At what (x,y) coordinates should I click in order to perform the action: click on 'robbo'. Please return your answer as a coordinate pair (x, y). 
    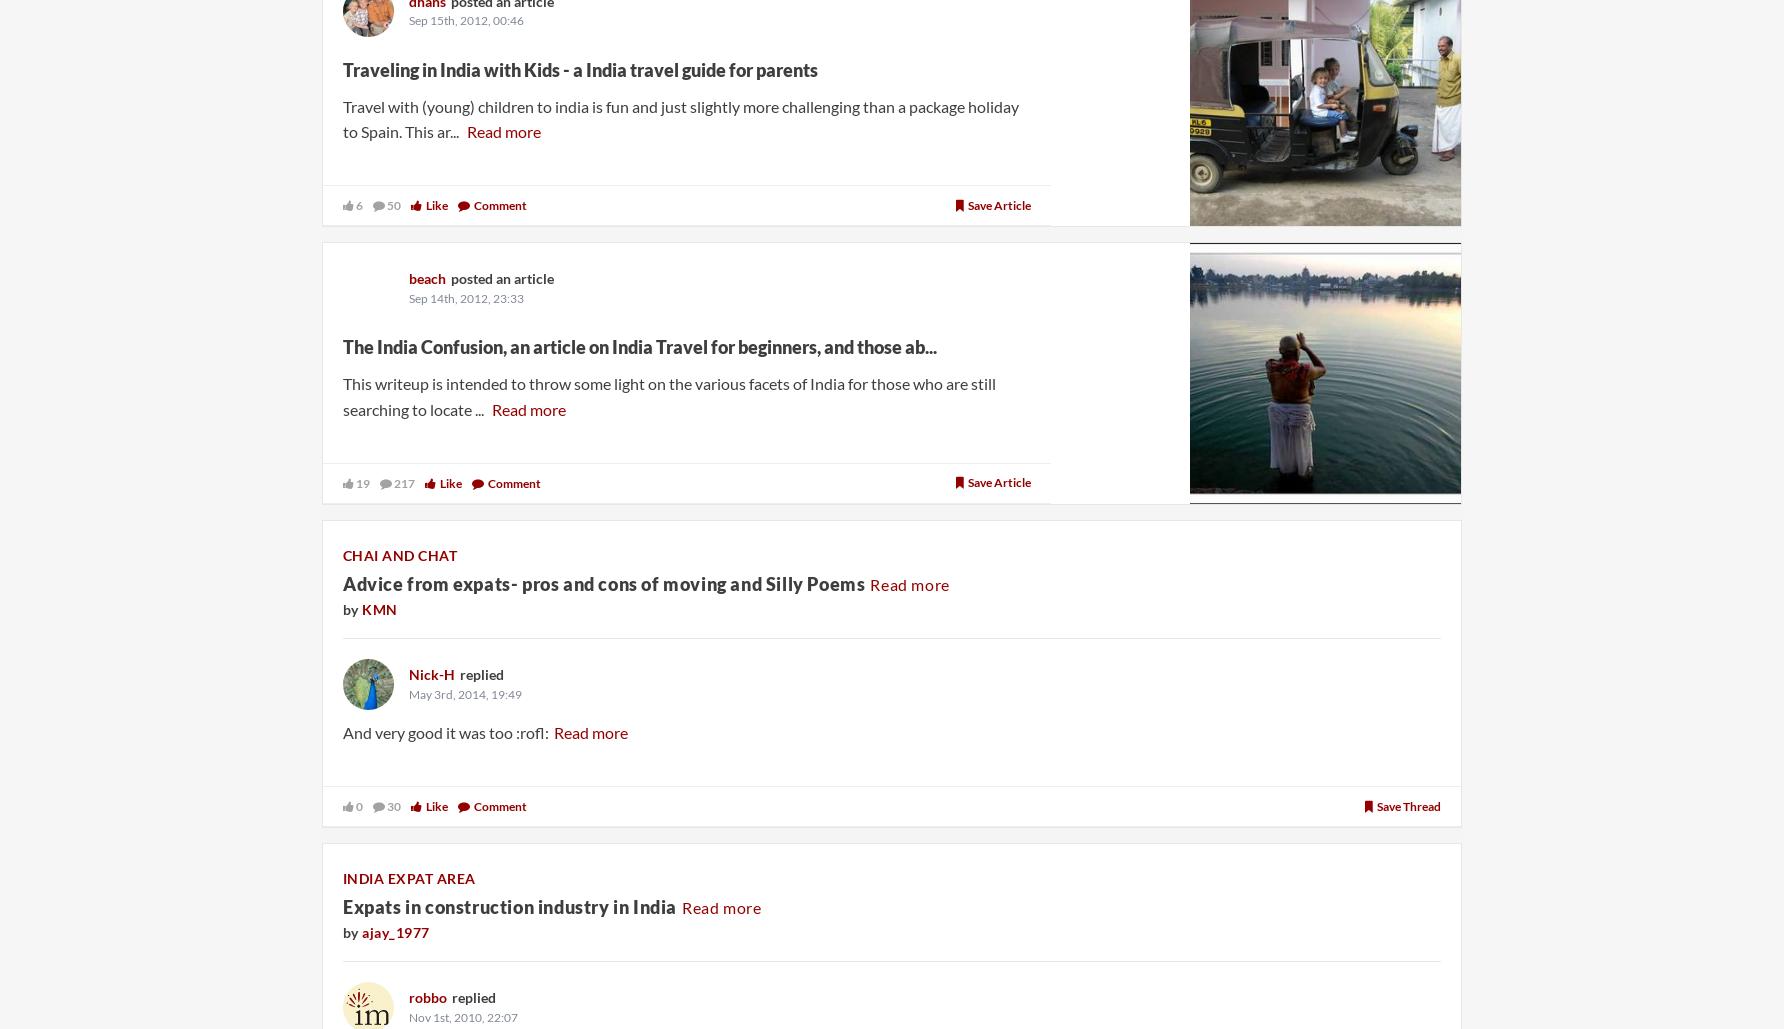
    Looking at the image, I should click on (426, 996).